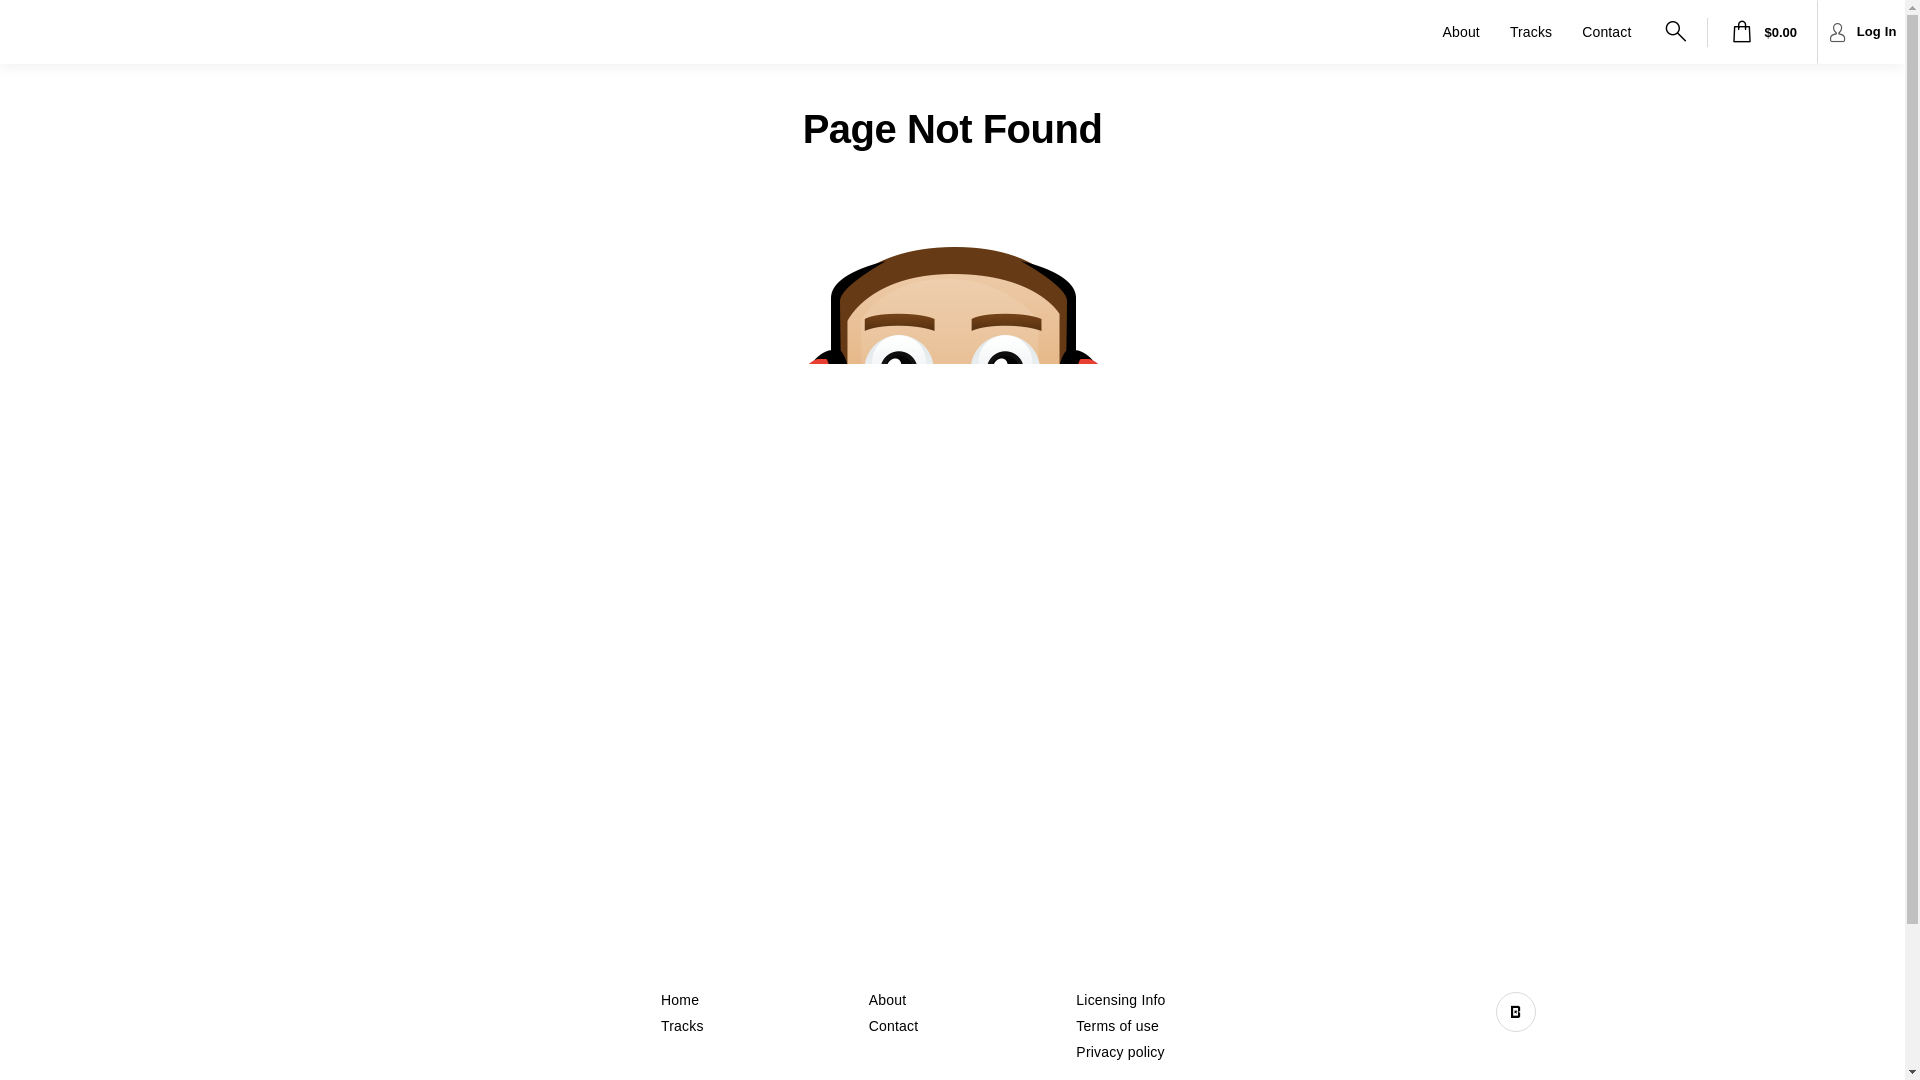 The height and width of the screenshot is (1080, 1920). What do you see at coordinates (682, 1026) in the screenshot?
I see `'Tracks'` at bounding box center [682, 1026].